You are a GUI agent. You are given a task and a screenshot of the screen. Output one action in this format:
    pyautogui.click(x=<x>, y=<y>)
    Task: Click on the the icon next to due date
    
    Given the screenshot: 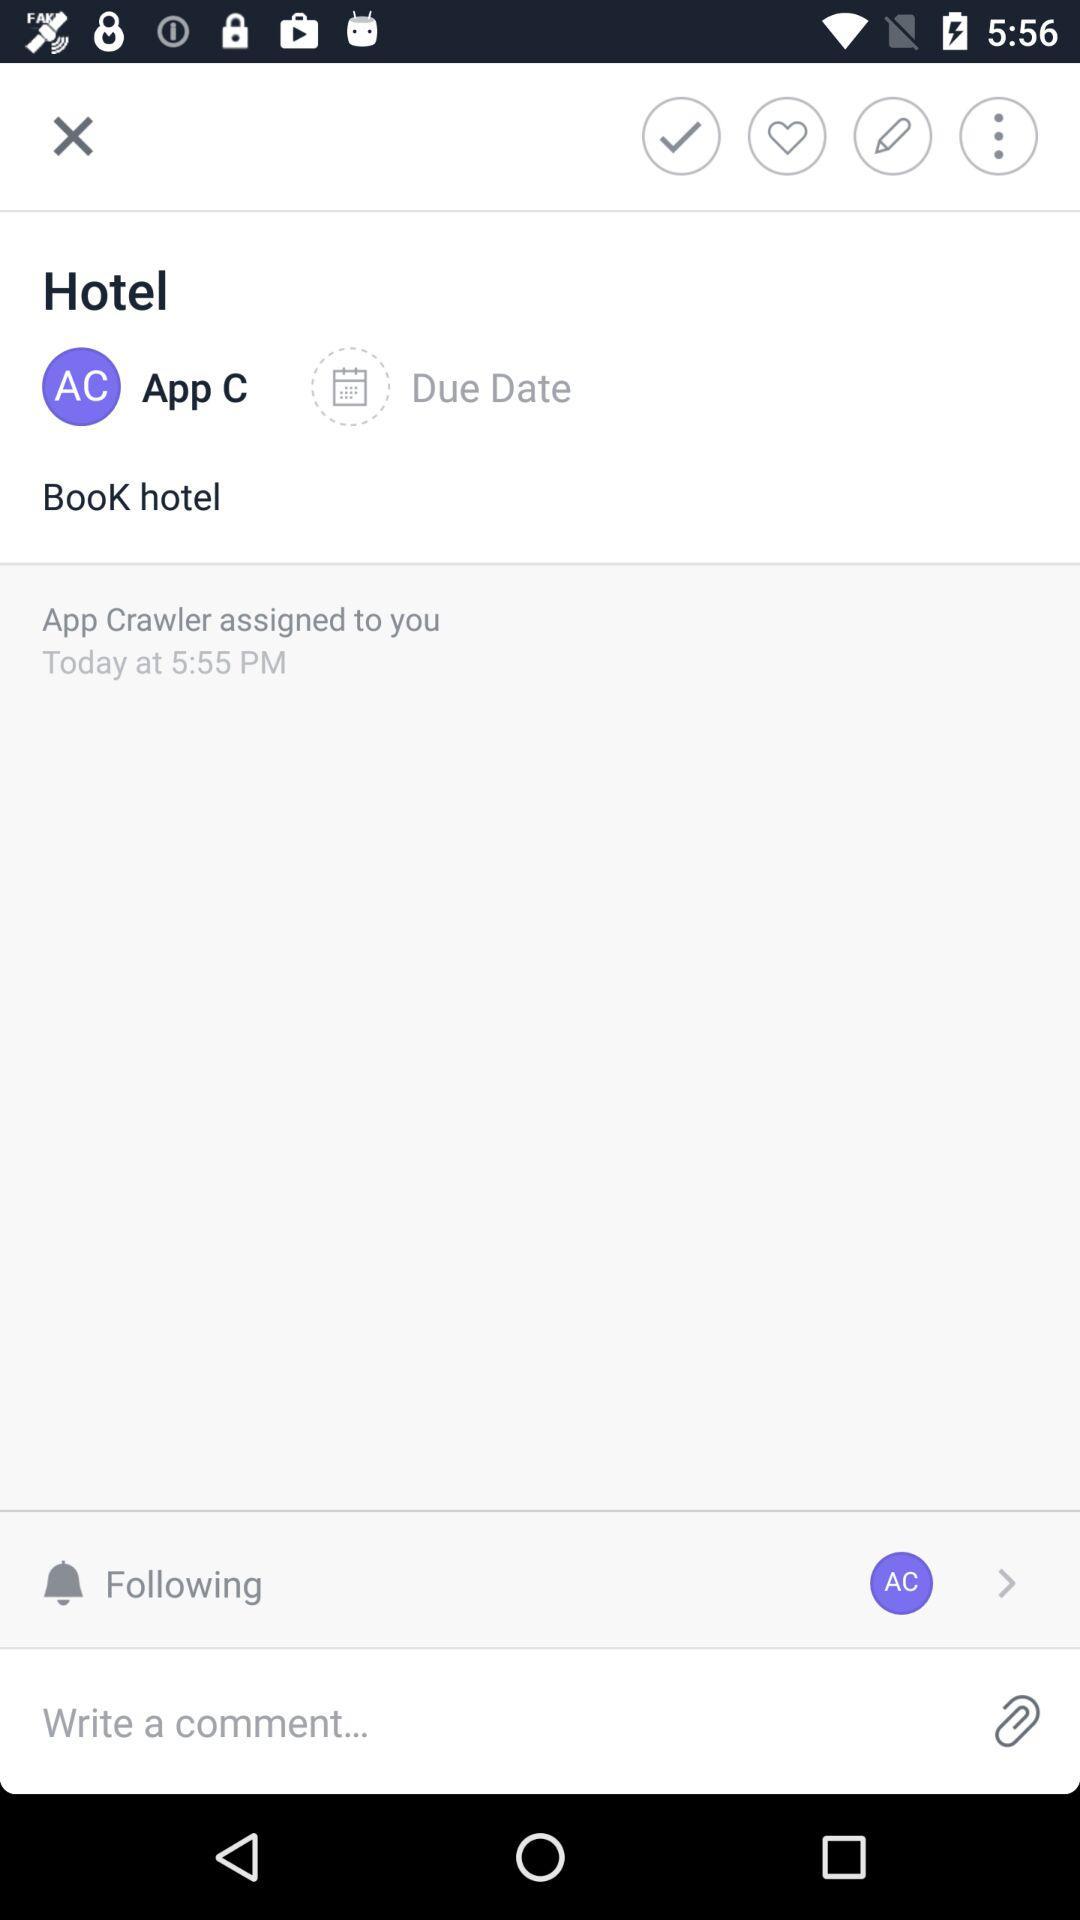 What is the action you would take?
    pyautogui.click(x=195, y=387)
    